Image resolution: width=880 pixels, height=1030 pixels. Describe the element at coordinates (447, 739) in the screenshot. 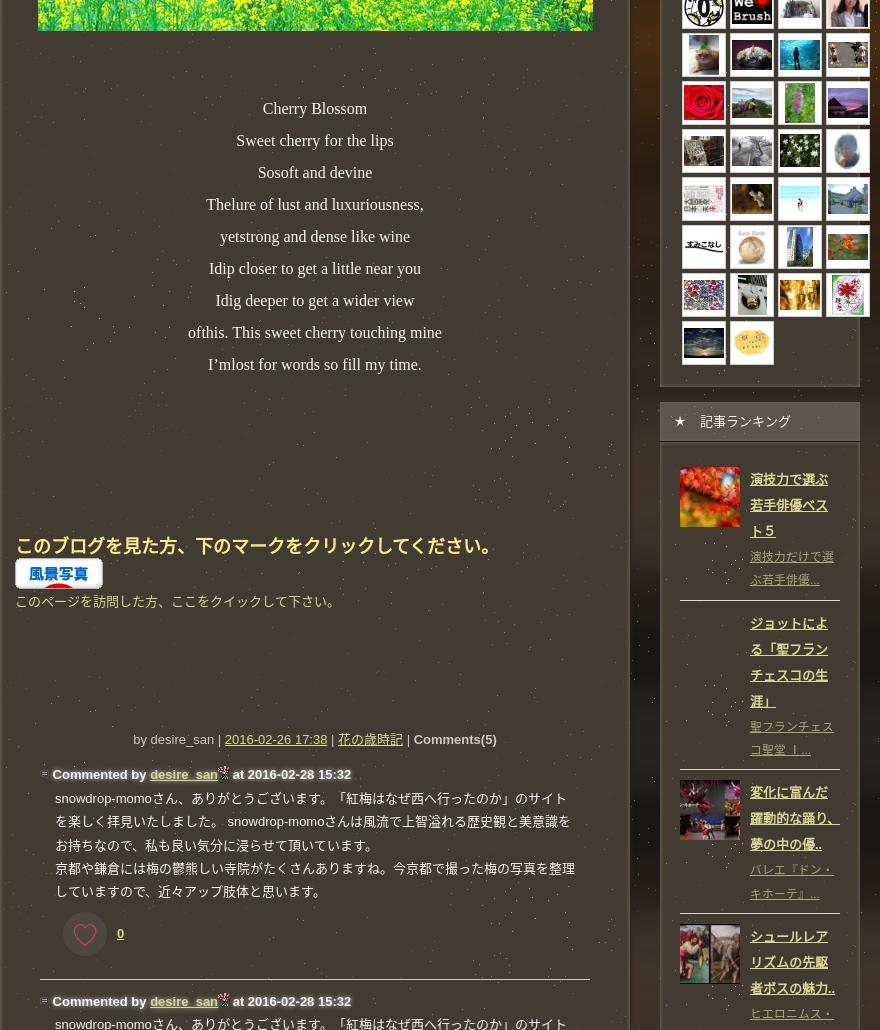

I see `'Comments('` at that location.